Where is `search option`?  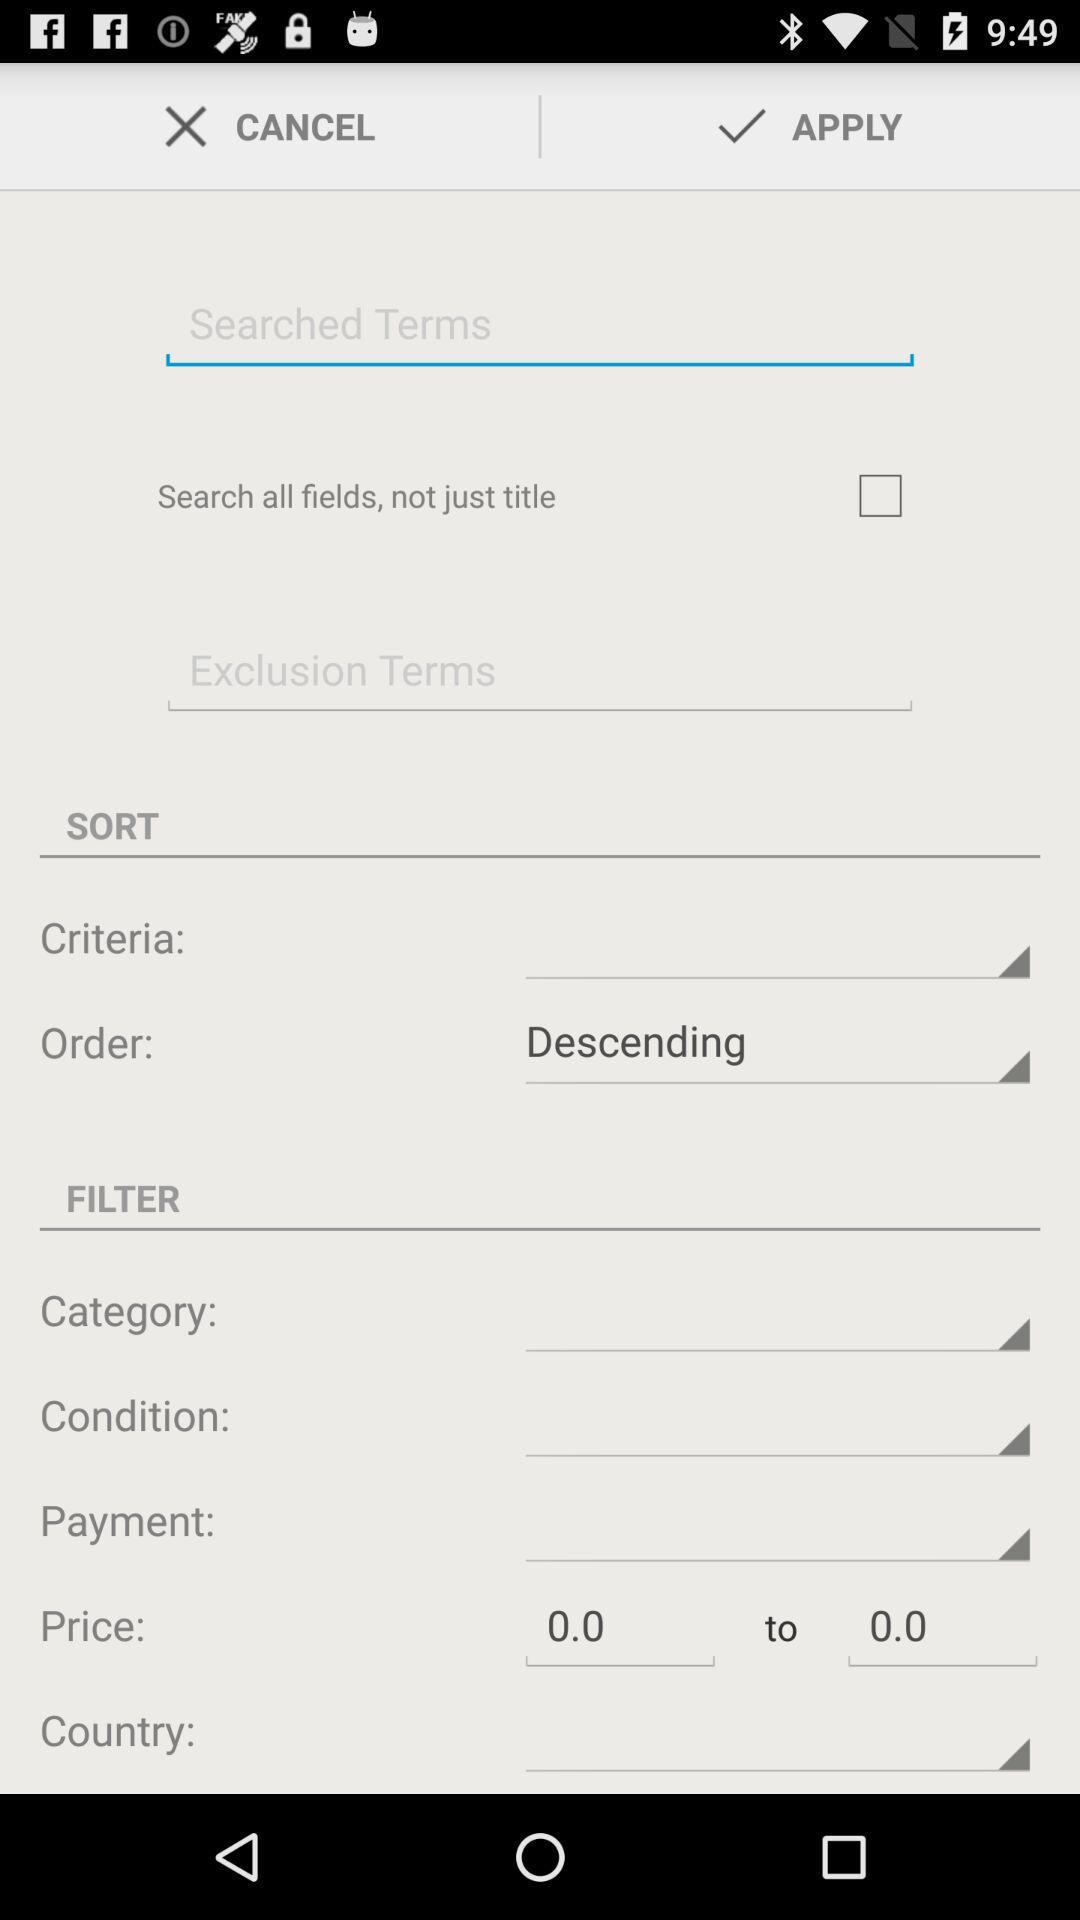
search option is located at coordinates (540, 322).